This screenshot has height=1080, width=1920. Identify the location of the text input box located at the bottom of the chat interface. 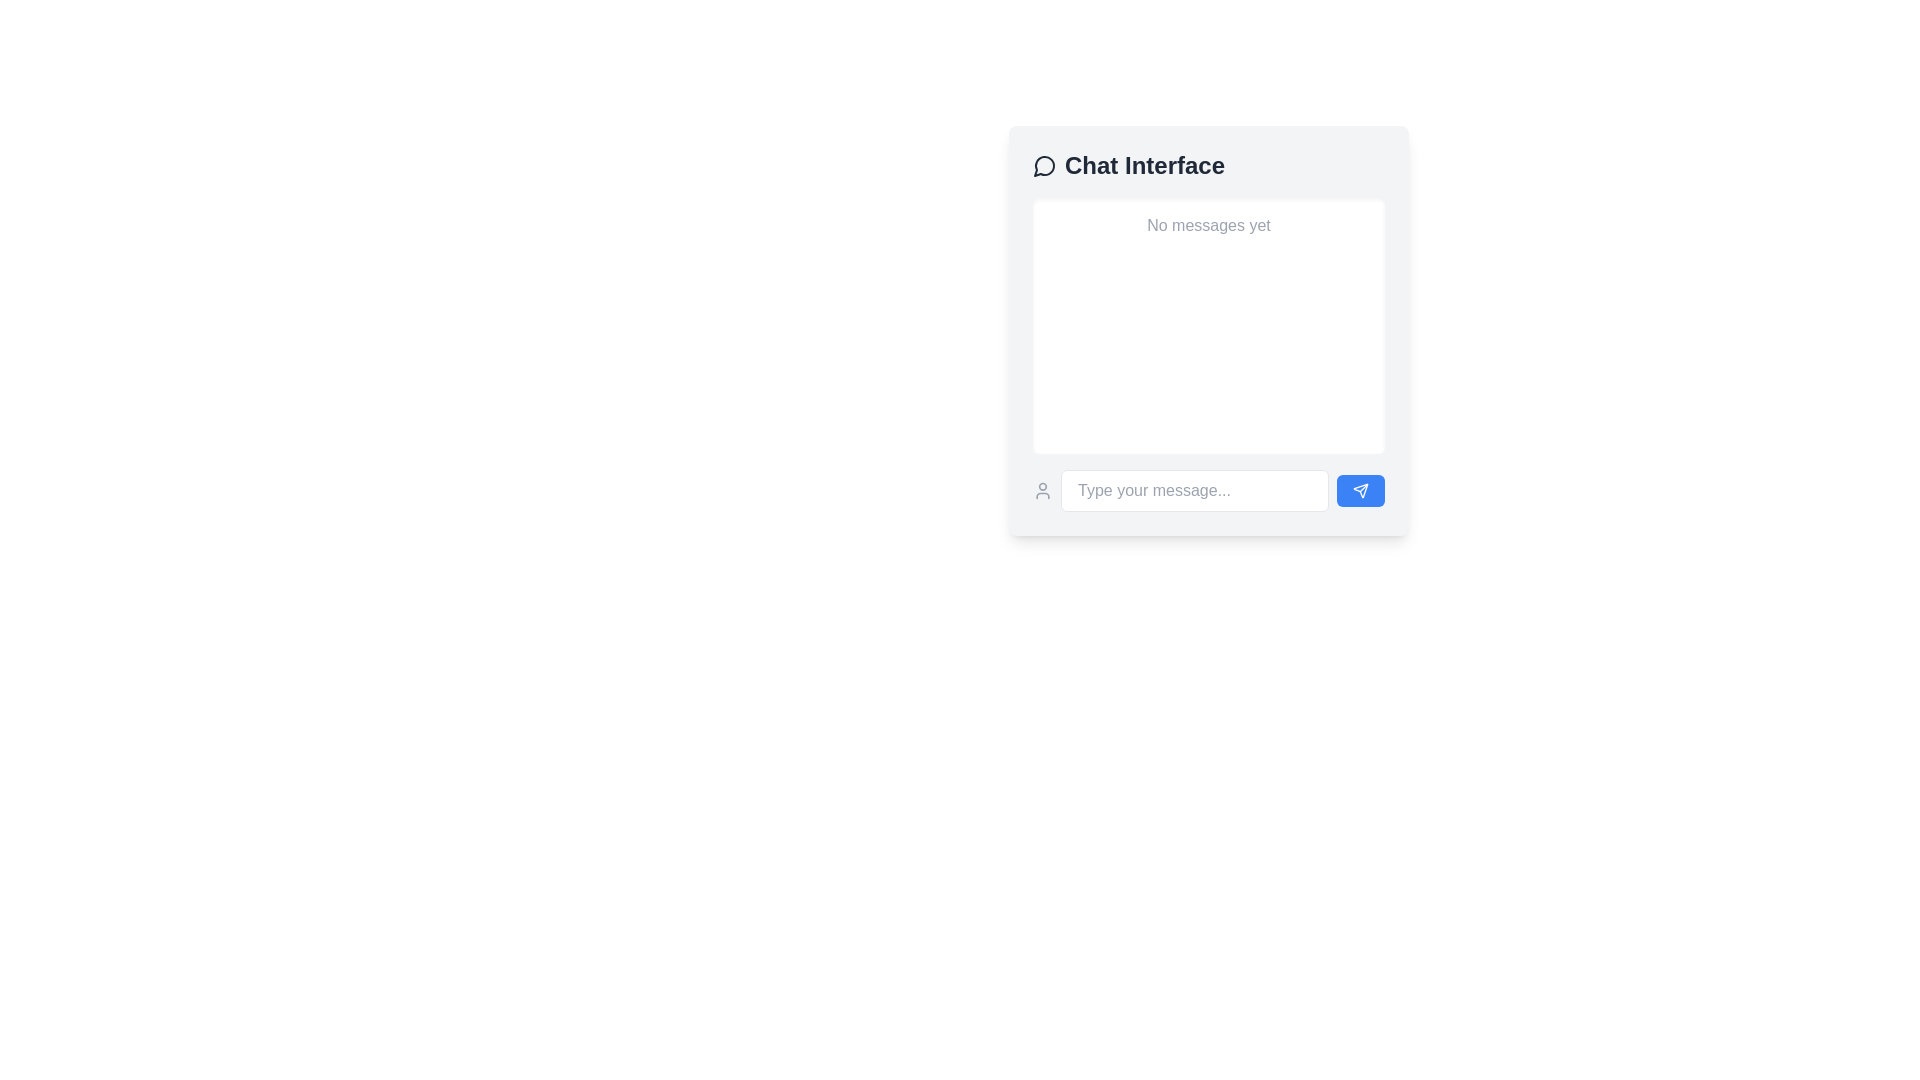
(1195, 490).